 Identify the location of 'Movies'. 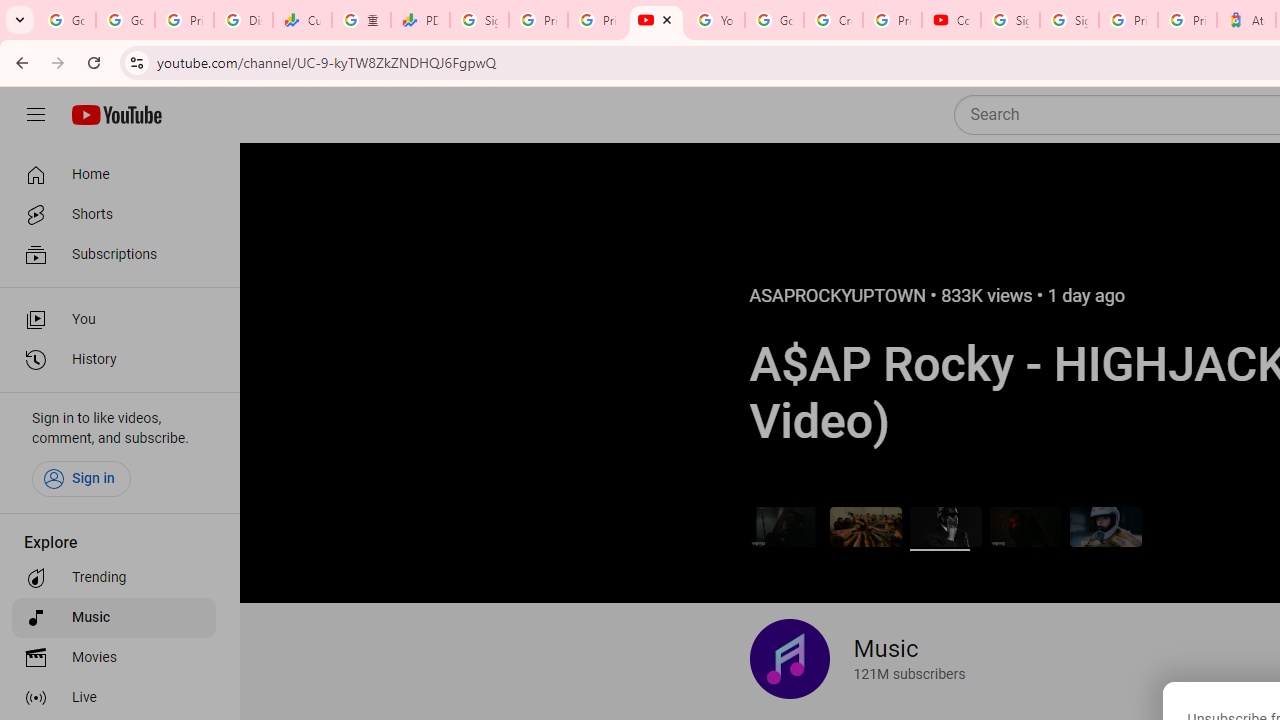
(112, 658).